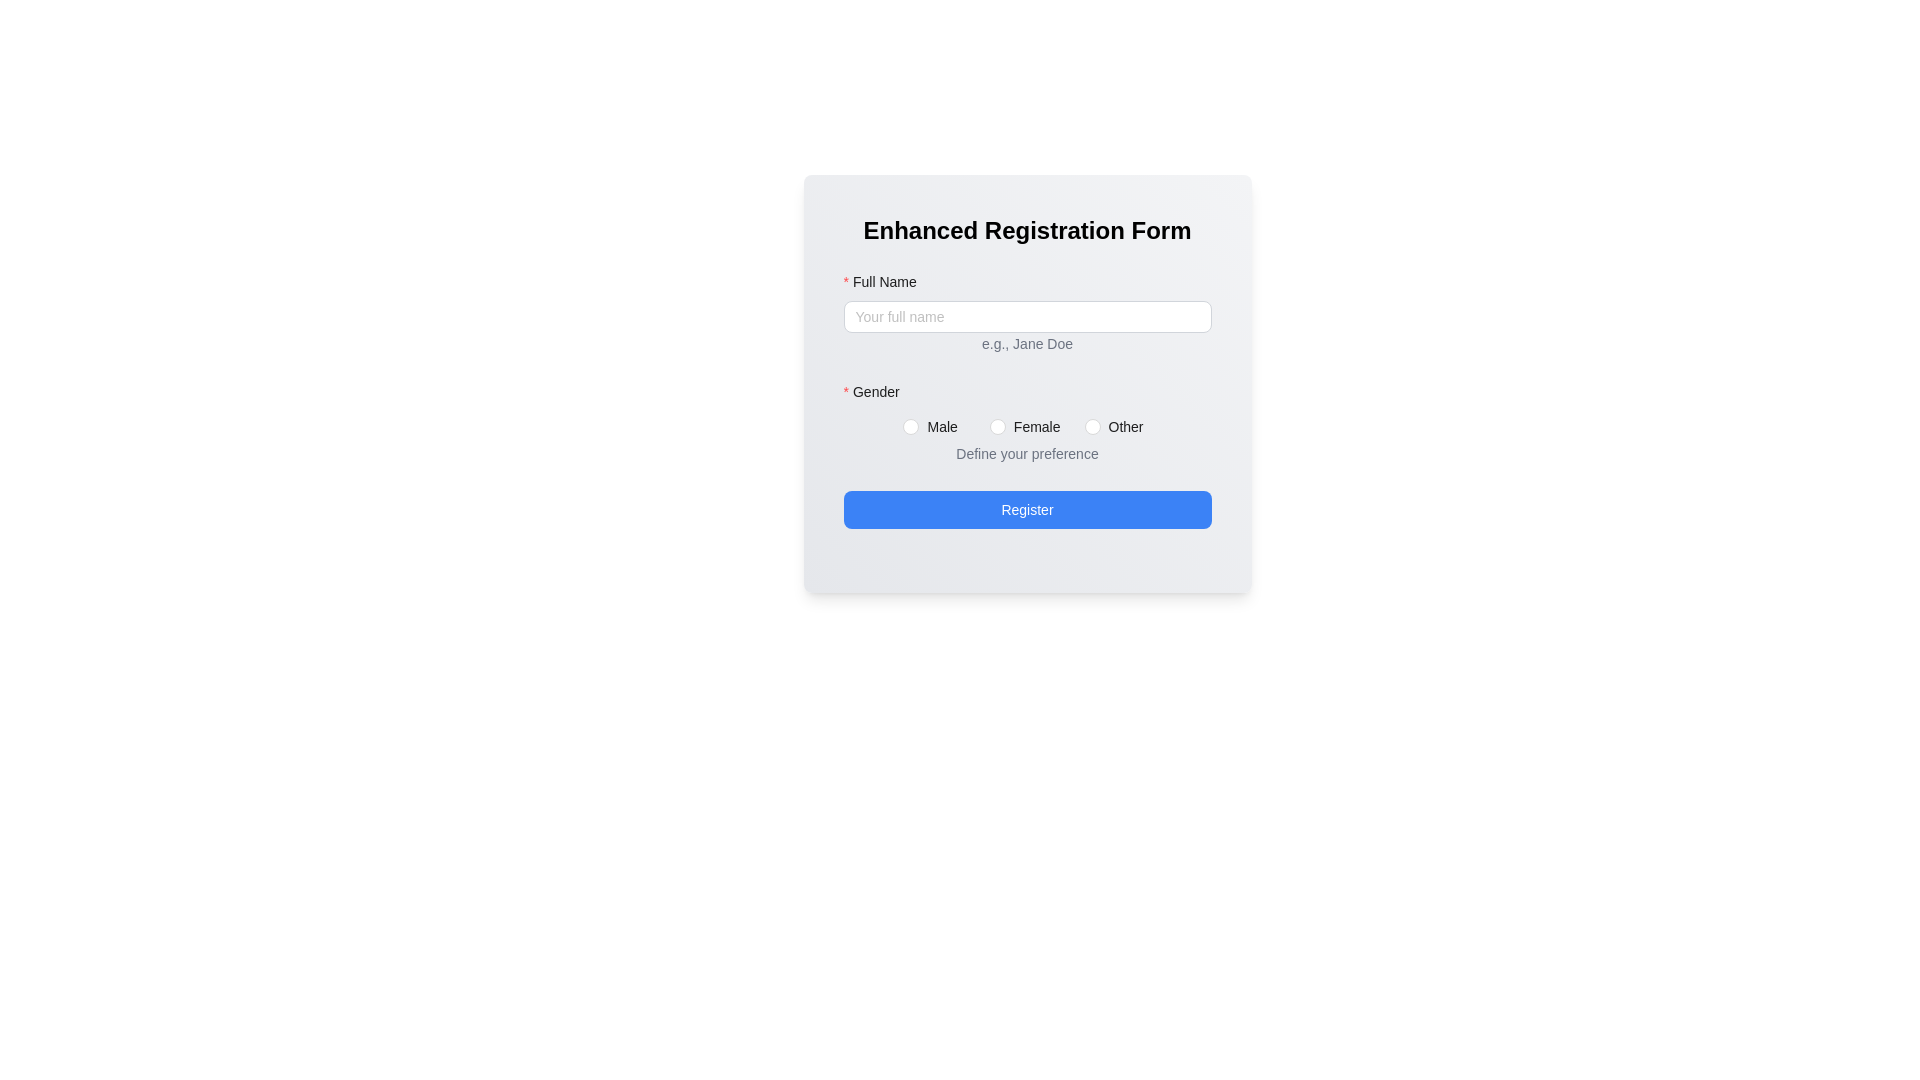 The image size is (1920, 1080). Describe the element at coordinates (1037, 426) in the screenshot. I see `the 'Female' radio button, which is indicated by the adjacent label positioned between the 'Male' and 'Other' options in the gender selection row` at that location.